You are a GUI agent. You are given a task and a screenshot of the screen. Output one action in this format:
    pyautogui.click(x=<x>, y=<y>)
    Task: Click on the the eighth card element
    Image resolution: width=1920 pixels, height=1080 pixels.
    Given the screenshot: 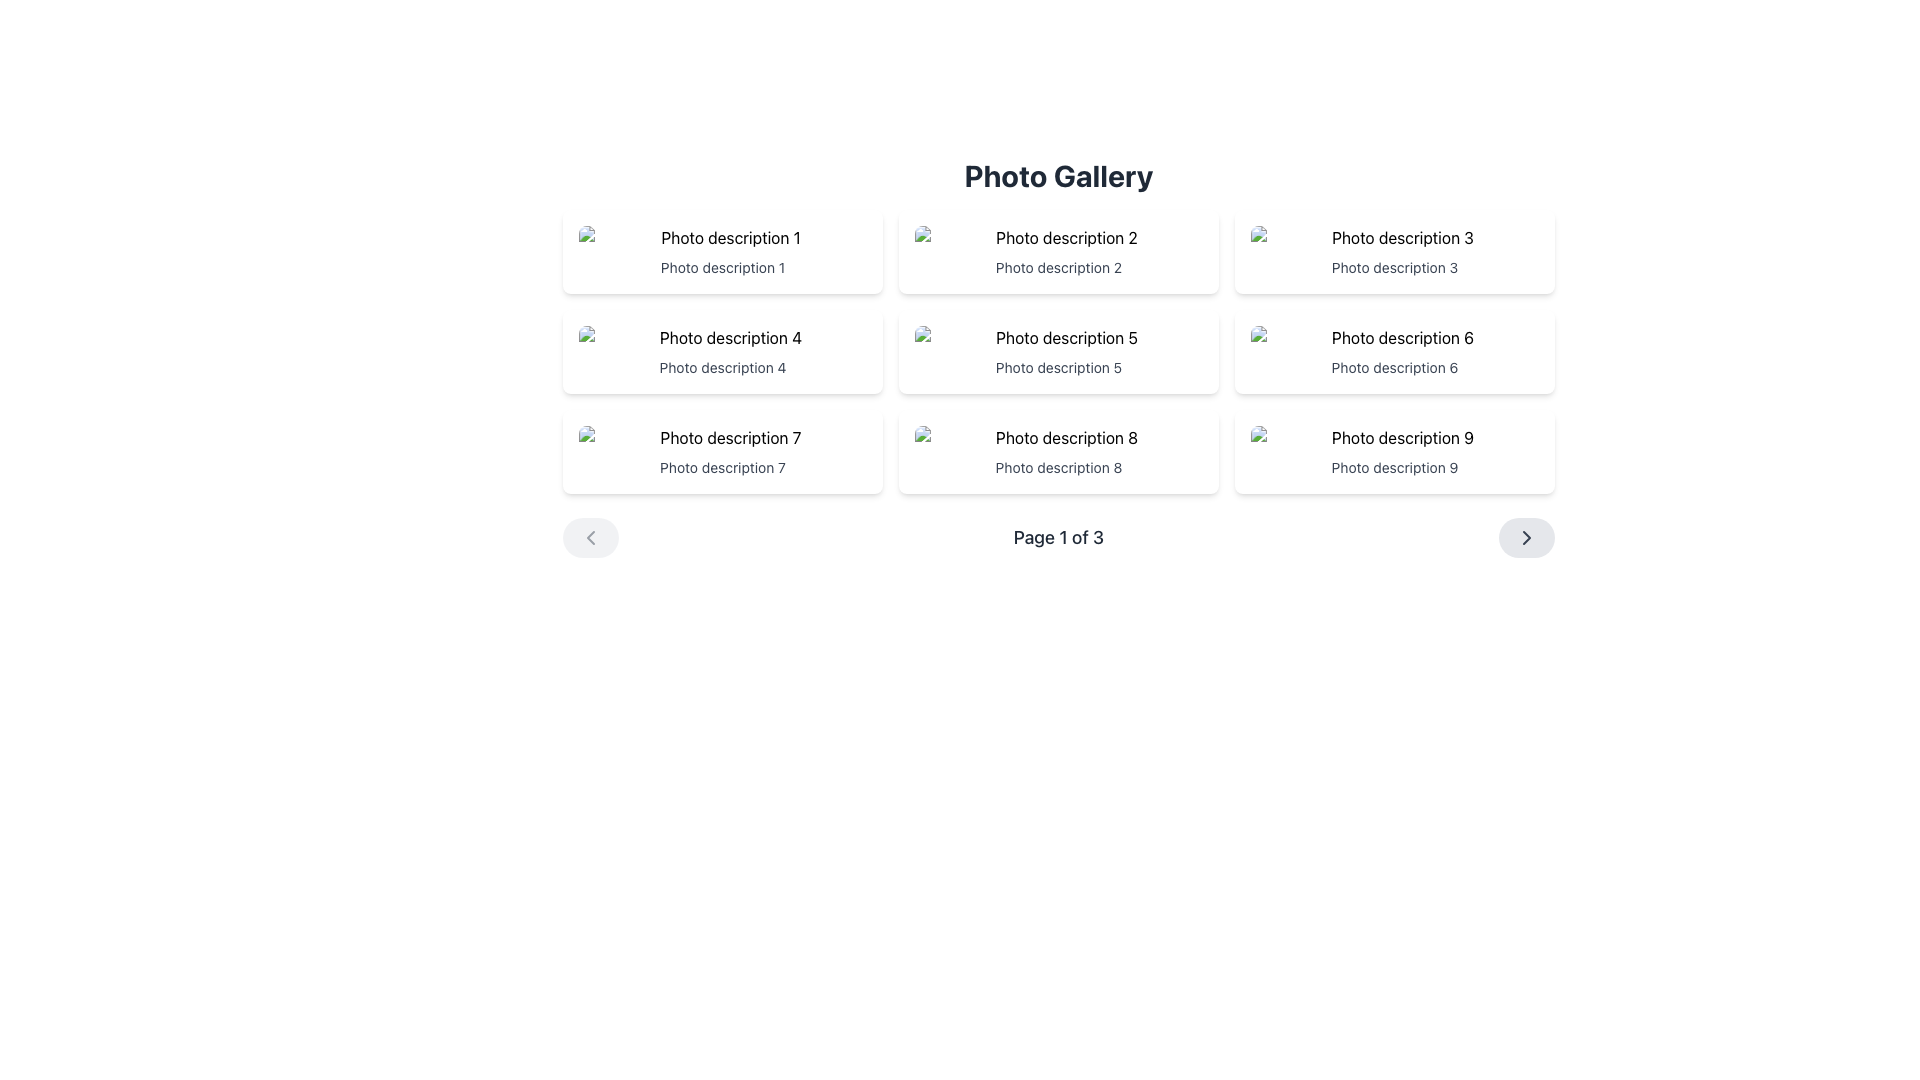 What is the action you would take?
    pyautogui.click(x=1058, y=451)
    